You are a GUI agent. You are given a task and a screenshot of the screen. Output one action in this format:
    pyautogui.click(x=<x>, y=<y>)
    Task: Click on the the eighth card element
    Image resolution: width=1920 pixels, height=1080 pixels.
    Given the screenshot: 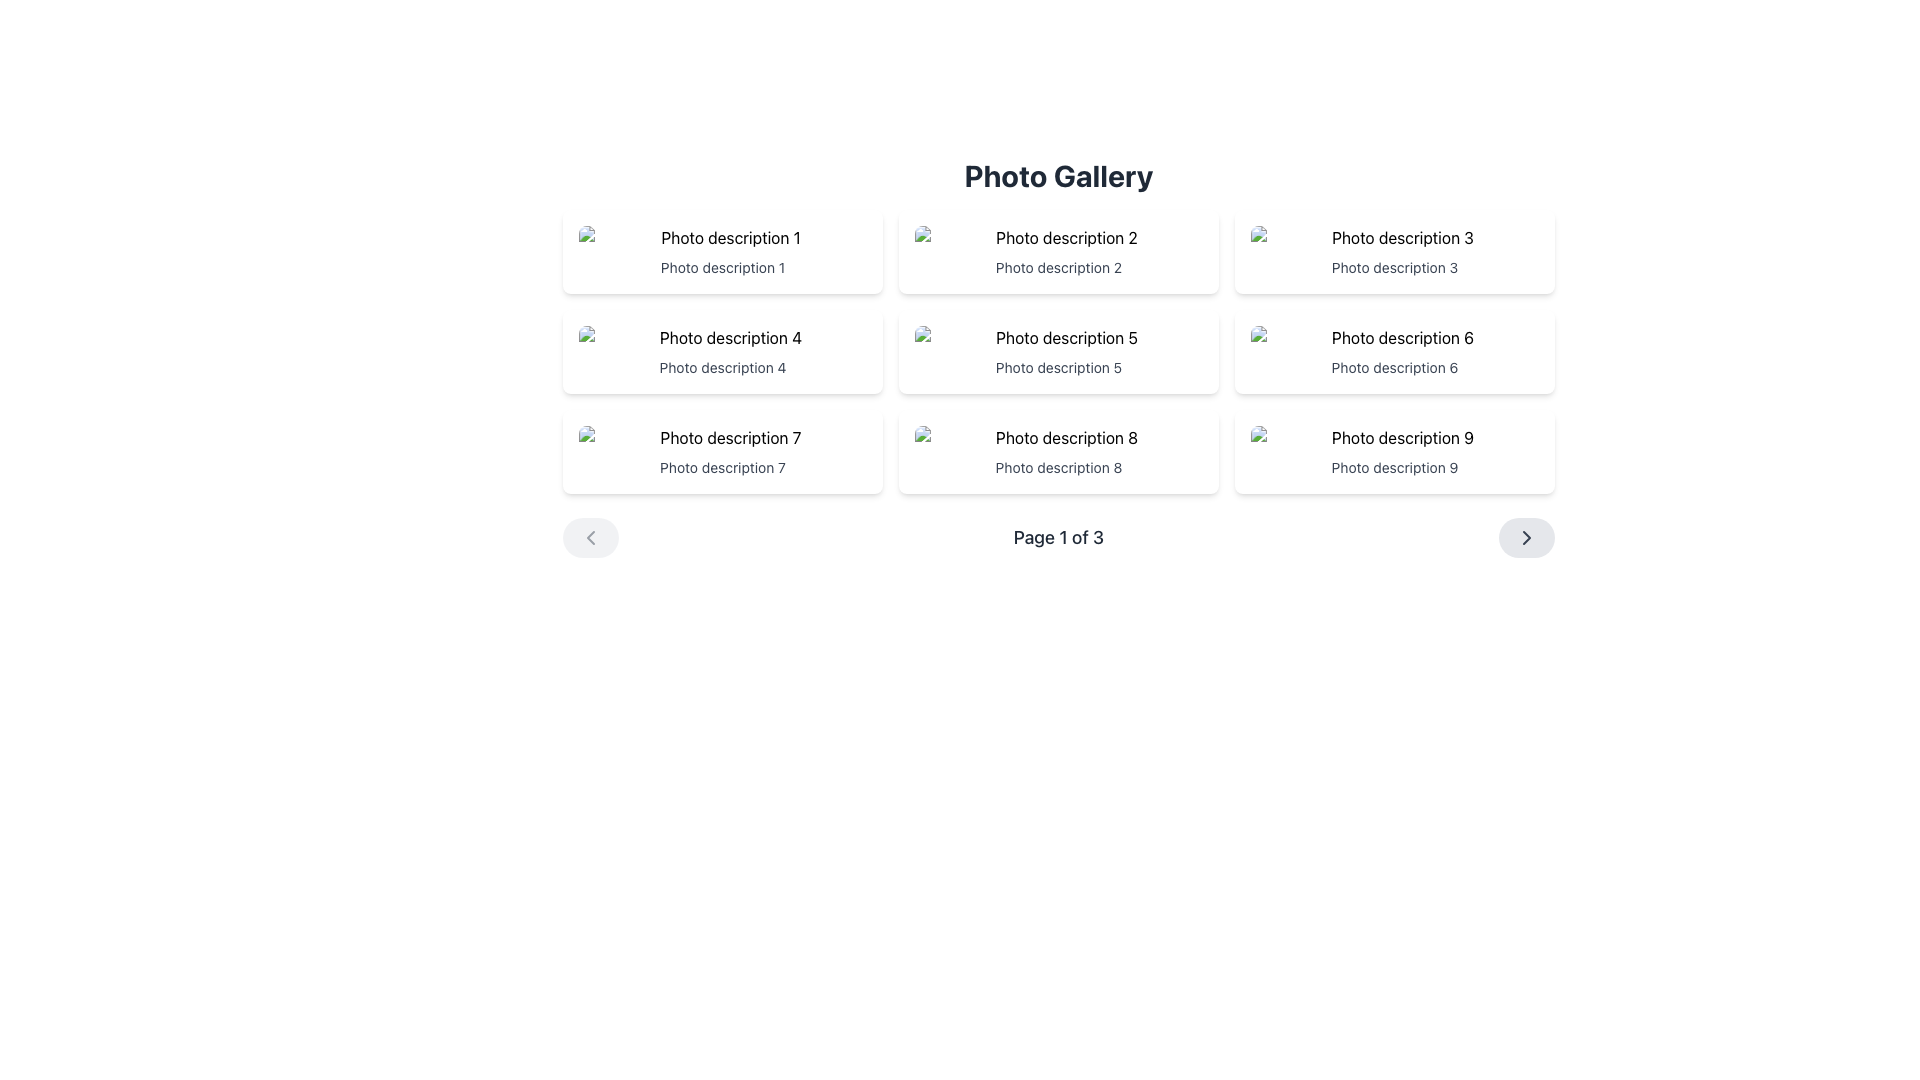 What is the action you would take?
    pyautogui.click(x=1058, y=451)
    